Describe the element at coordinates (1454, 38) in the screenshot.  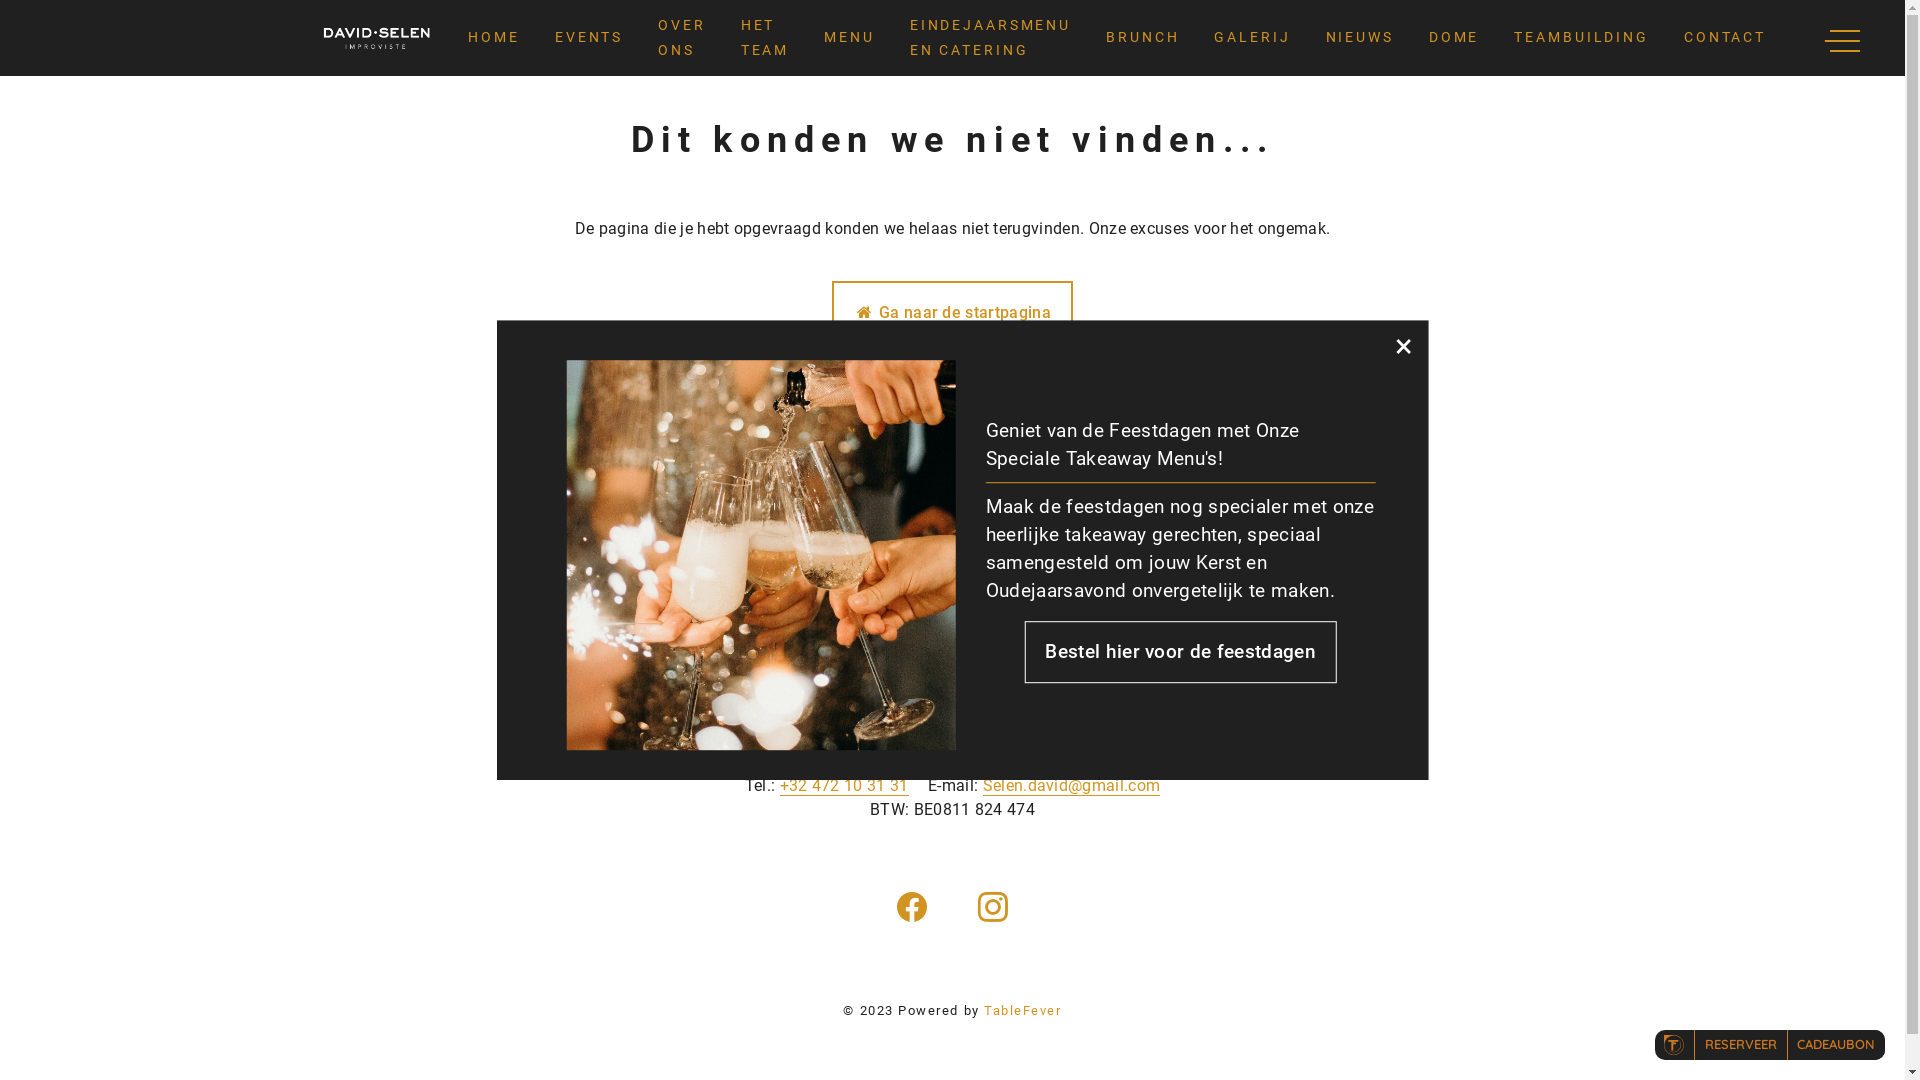
I see `'DOME'` at that location.